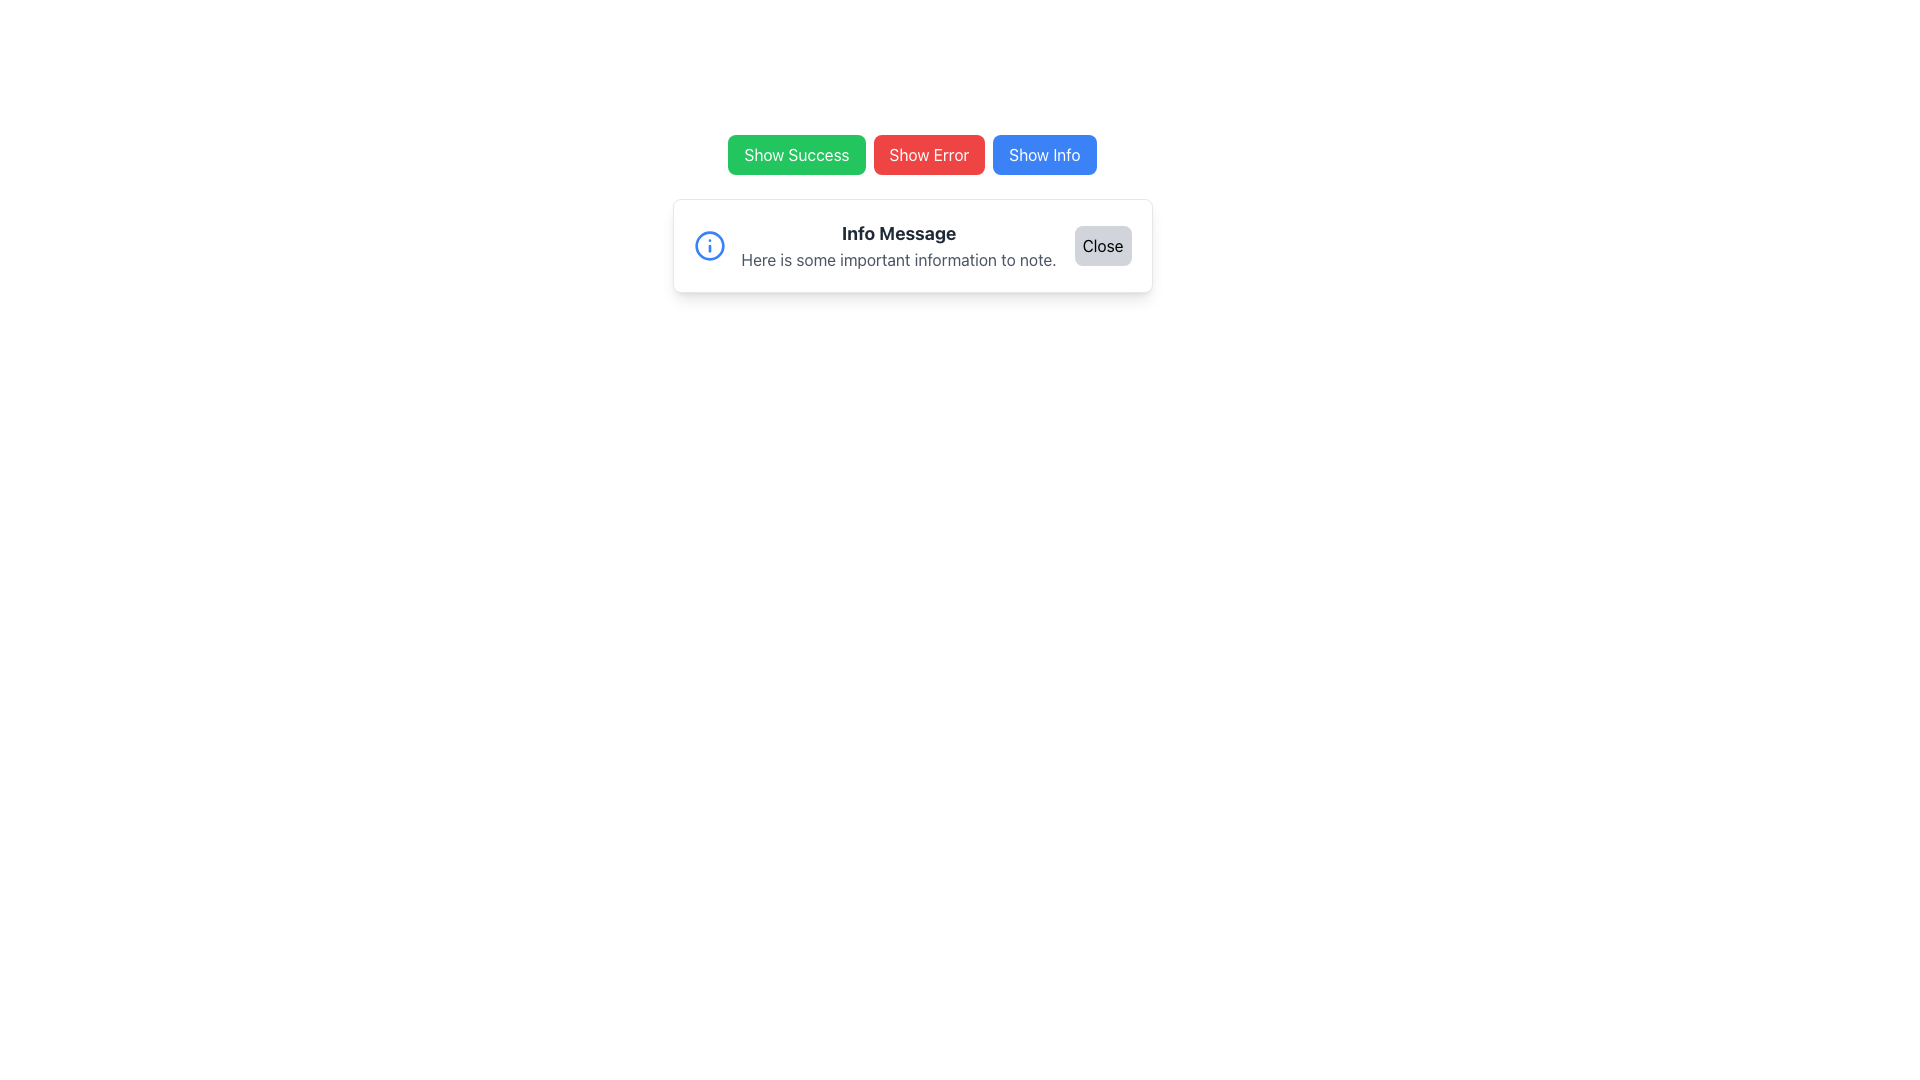  What do you see at coordinates (709, 245) in the screenshot?
I see `the circular element that is part of the informational icon located on the left side of the 'Info Message' box` at bounding box center [709, 245].